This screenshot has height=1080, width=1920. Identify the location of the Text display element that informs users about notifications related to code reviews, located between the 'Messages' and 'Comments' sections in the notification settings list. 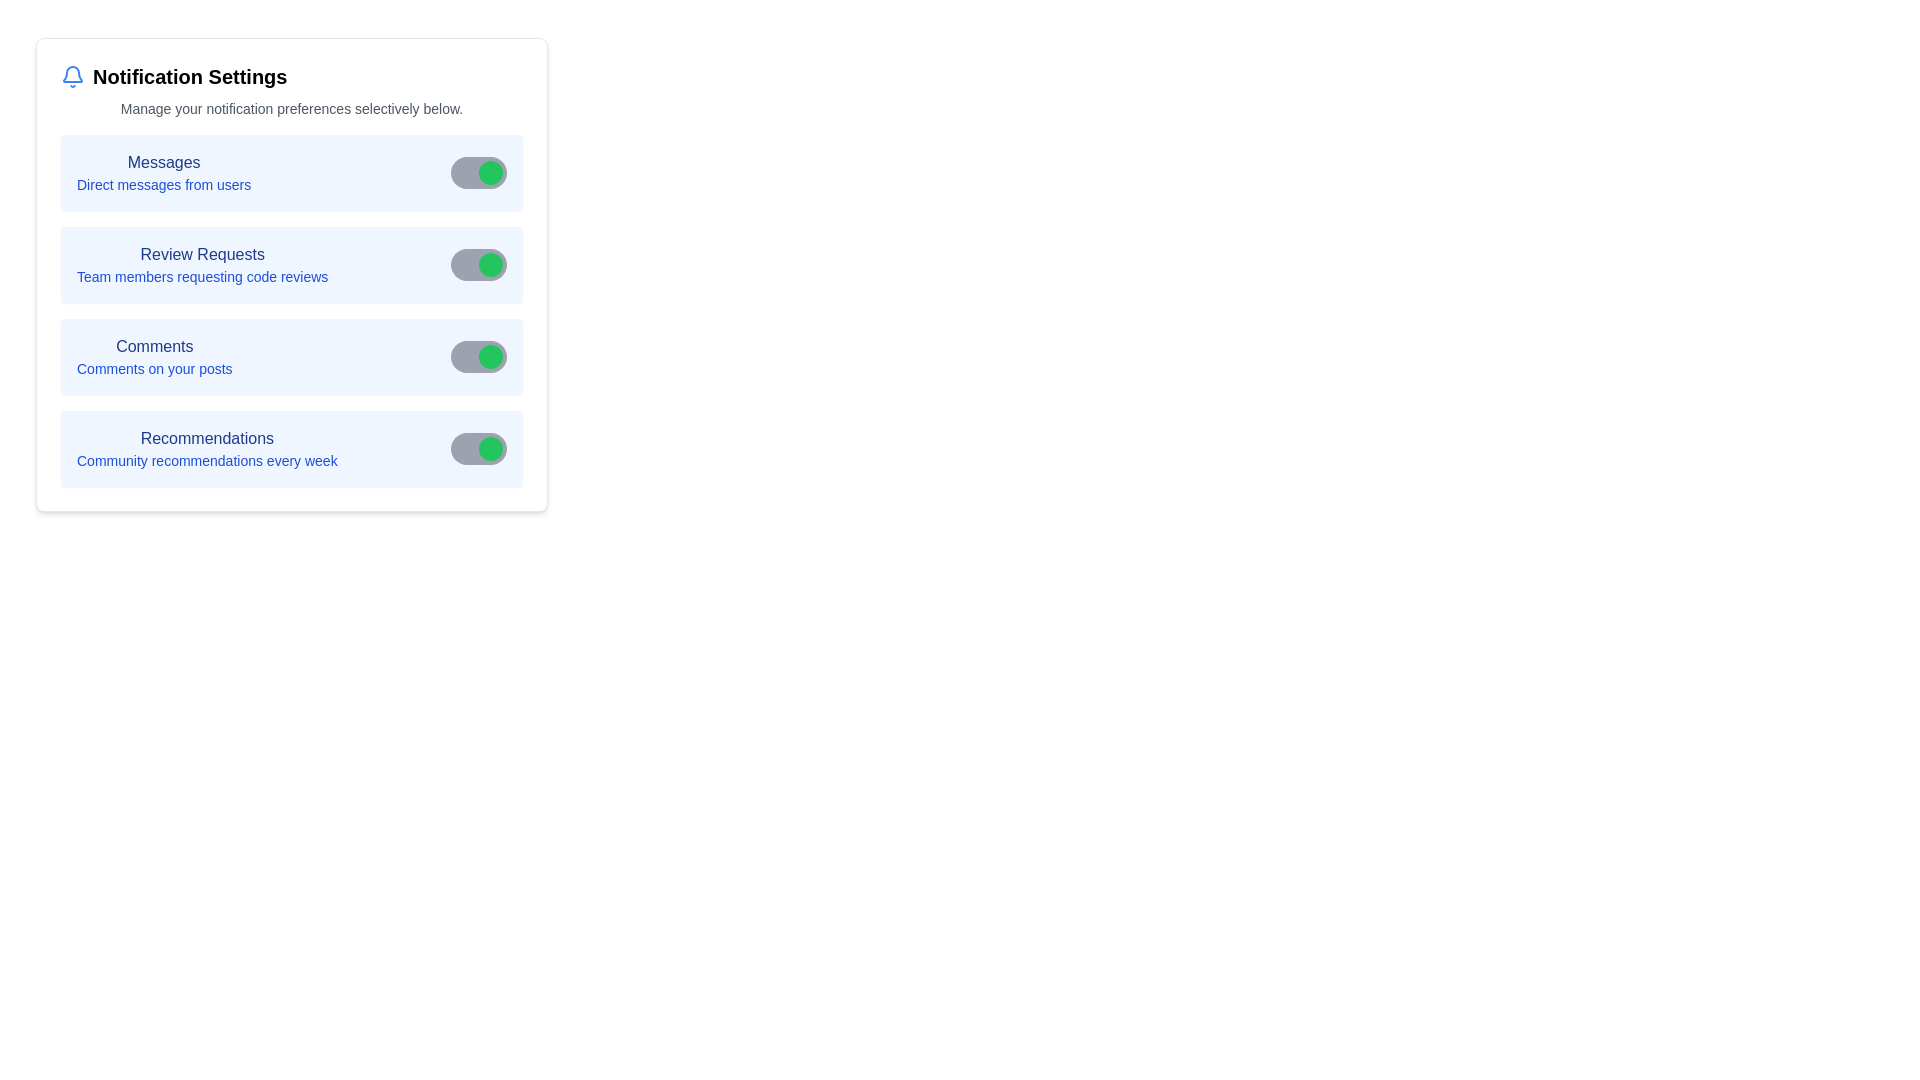
(202, 264).